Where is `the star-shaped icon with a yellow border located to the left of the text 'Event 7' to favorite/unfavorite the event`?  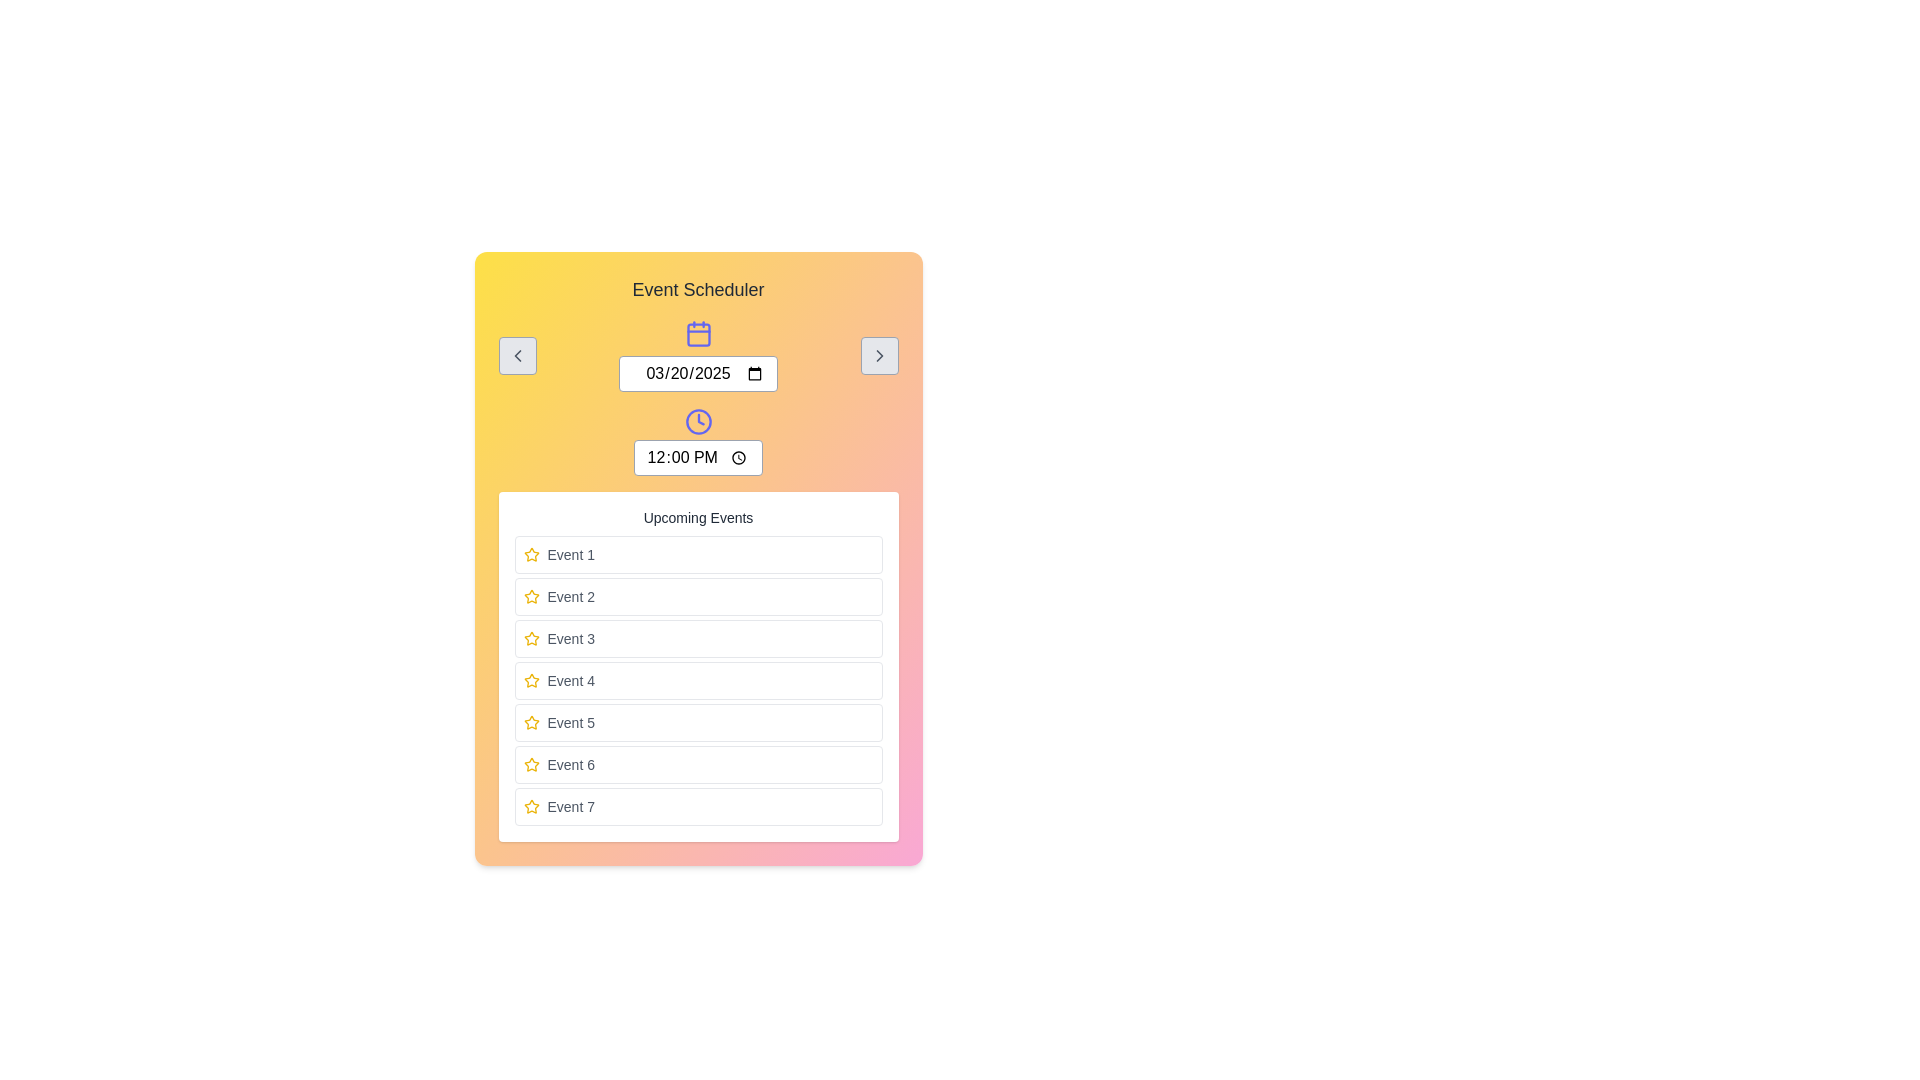 the star-shaped icon with a yellow border located to the left of the text 'Event 7' to favorite/unfavorite the event is located at coordinates (531, 805).